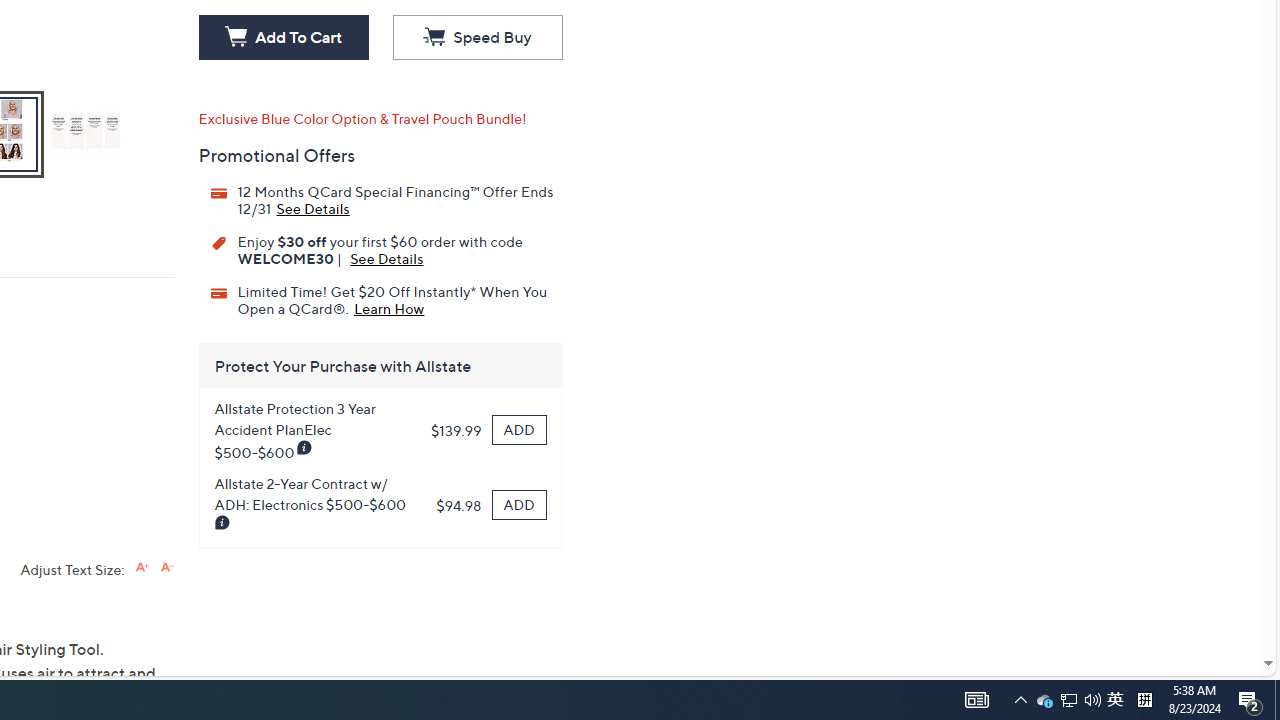  Describe the element at coordinates (223, 522) in the screenshot. I see `'Class: infoIcon fancybox fancybox.ajax'` at that location.